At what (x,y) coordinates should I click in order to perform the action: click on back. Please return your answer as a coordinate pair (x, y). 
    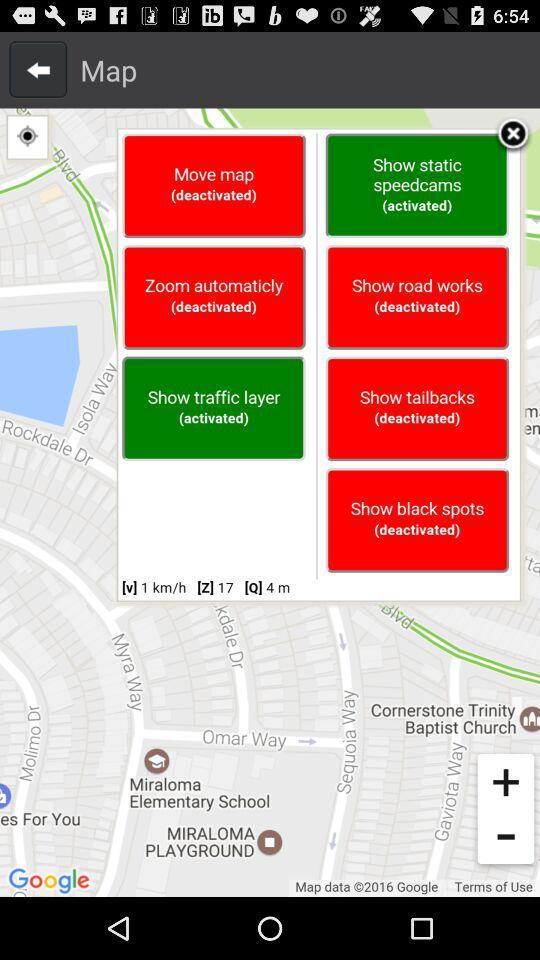
    Looking at the image, I should click on (38, 69).